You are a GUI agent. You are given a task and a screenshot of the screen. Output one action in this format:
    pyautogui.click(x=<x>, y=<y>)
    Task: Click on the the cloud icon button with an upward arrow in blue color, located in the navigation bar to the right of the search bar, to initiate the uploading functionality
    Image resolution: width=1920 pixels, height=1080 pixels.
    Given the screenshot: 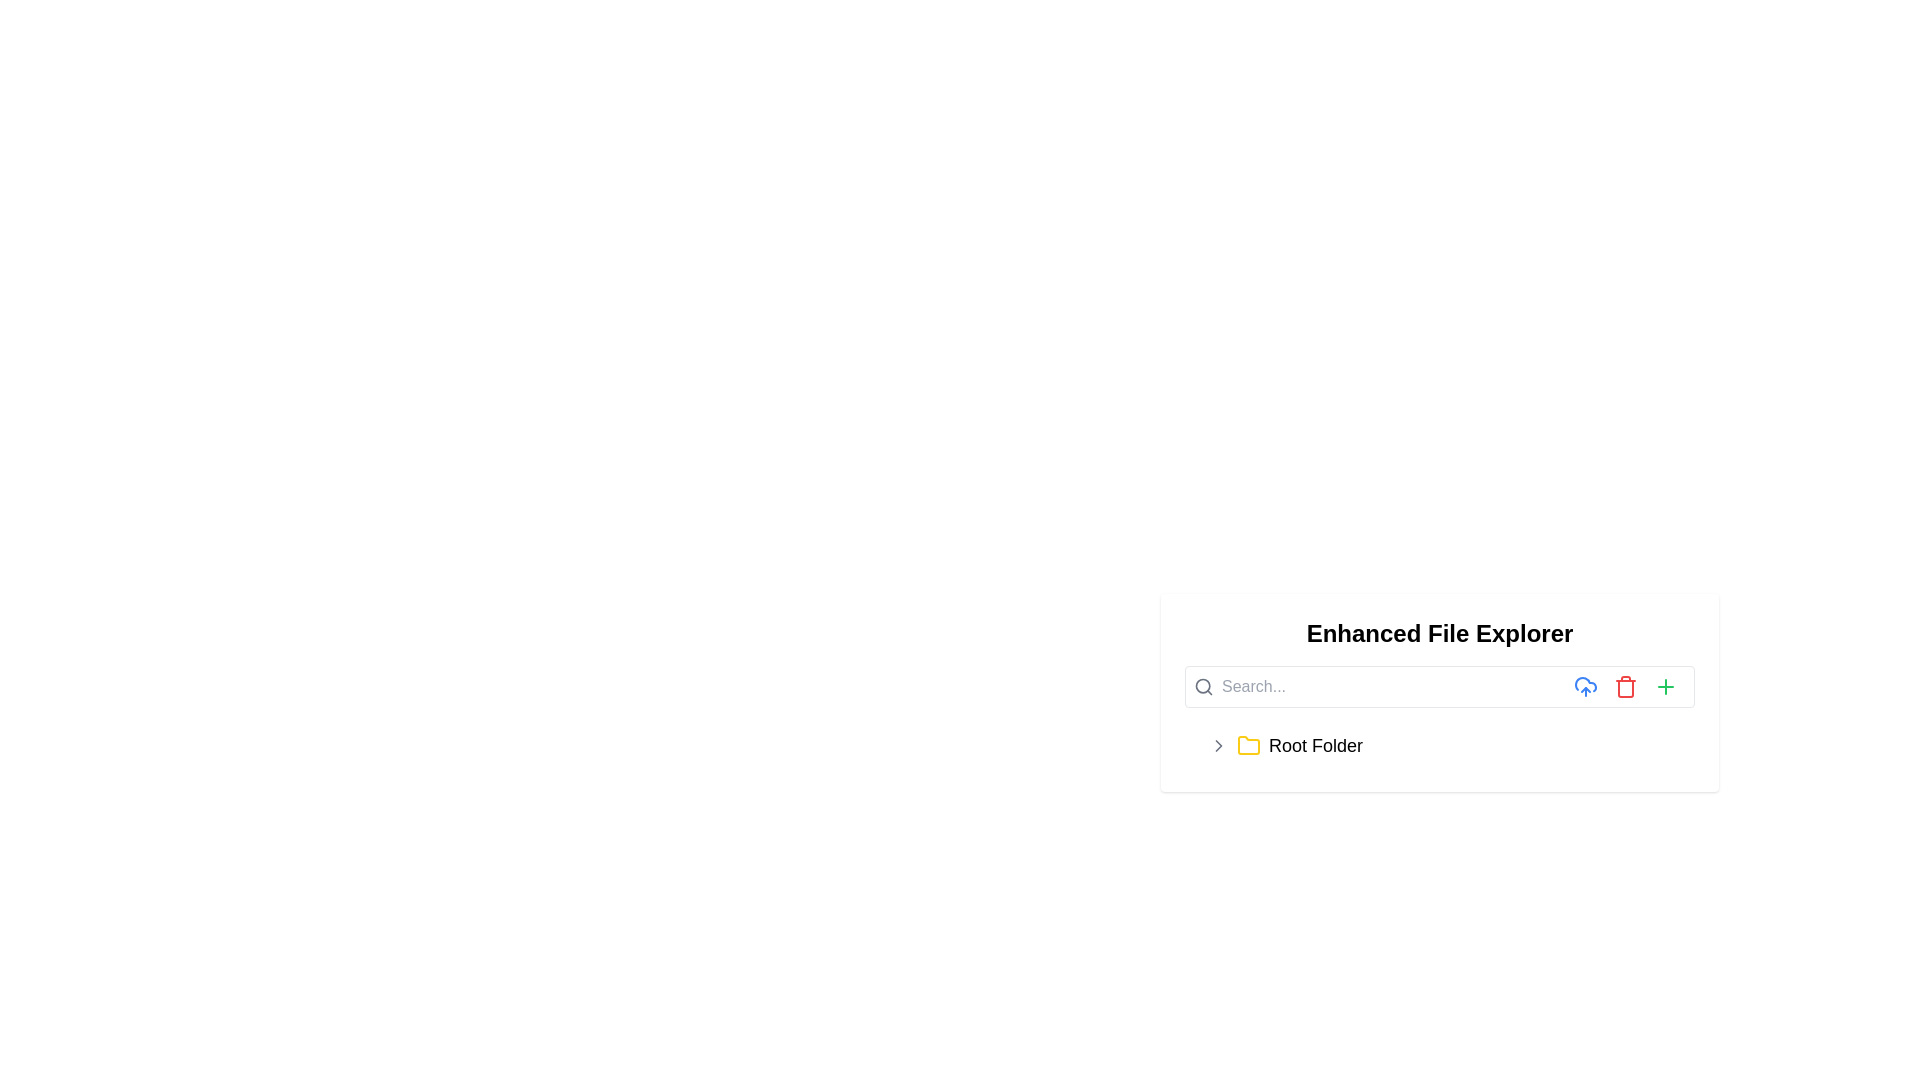 What is the action you would take?
    pyautogui.click(x=1584, y=685)
    